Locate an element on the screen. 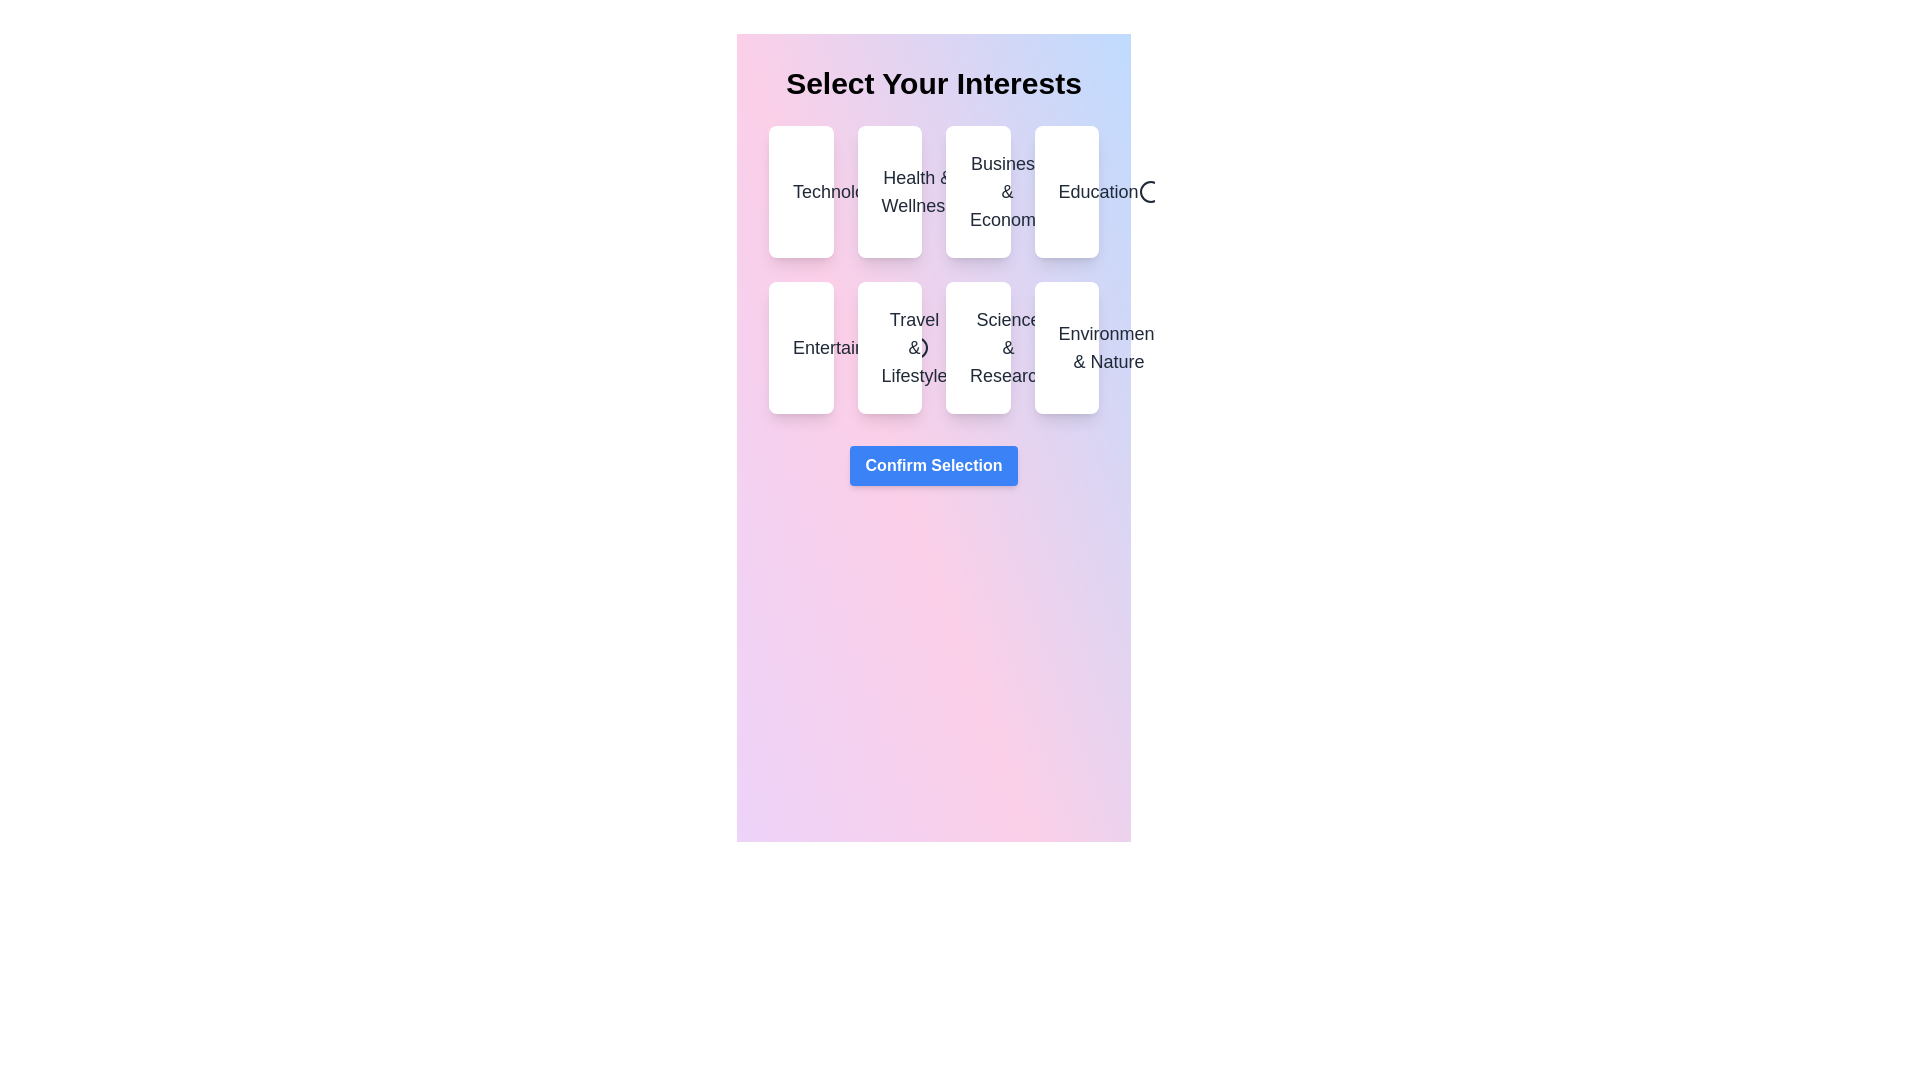 The height and width of the screenshot is (1080, 1920). the category Health & Wellness to see the hover effect is located at coordinates (888, 192).